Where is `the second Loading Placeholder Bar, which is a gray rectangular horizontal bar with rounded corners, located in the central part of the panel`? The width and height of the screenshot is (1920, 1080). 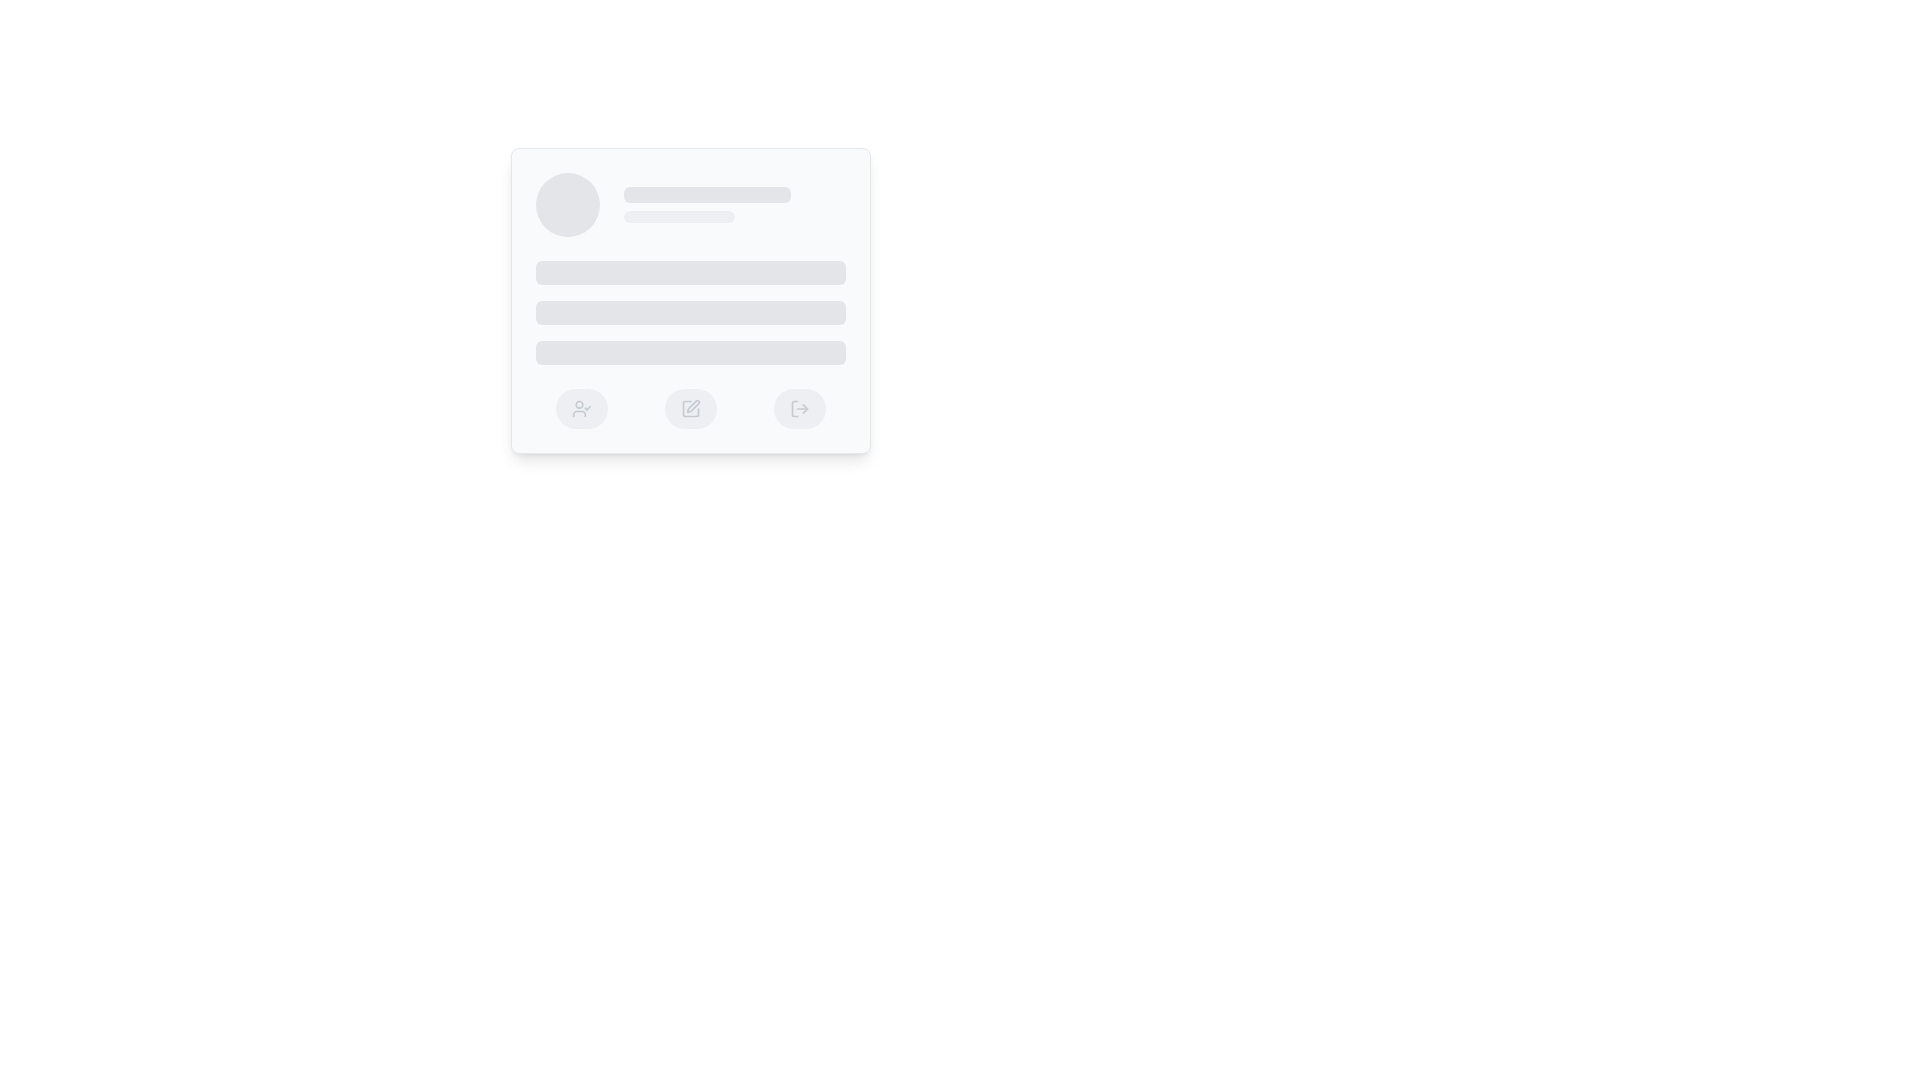
the second Loading Placeholder Bar, which is a gray rectangular horizontal bar with rounded corners, located in the central part of the panel is located at coordinates (691, 312).